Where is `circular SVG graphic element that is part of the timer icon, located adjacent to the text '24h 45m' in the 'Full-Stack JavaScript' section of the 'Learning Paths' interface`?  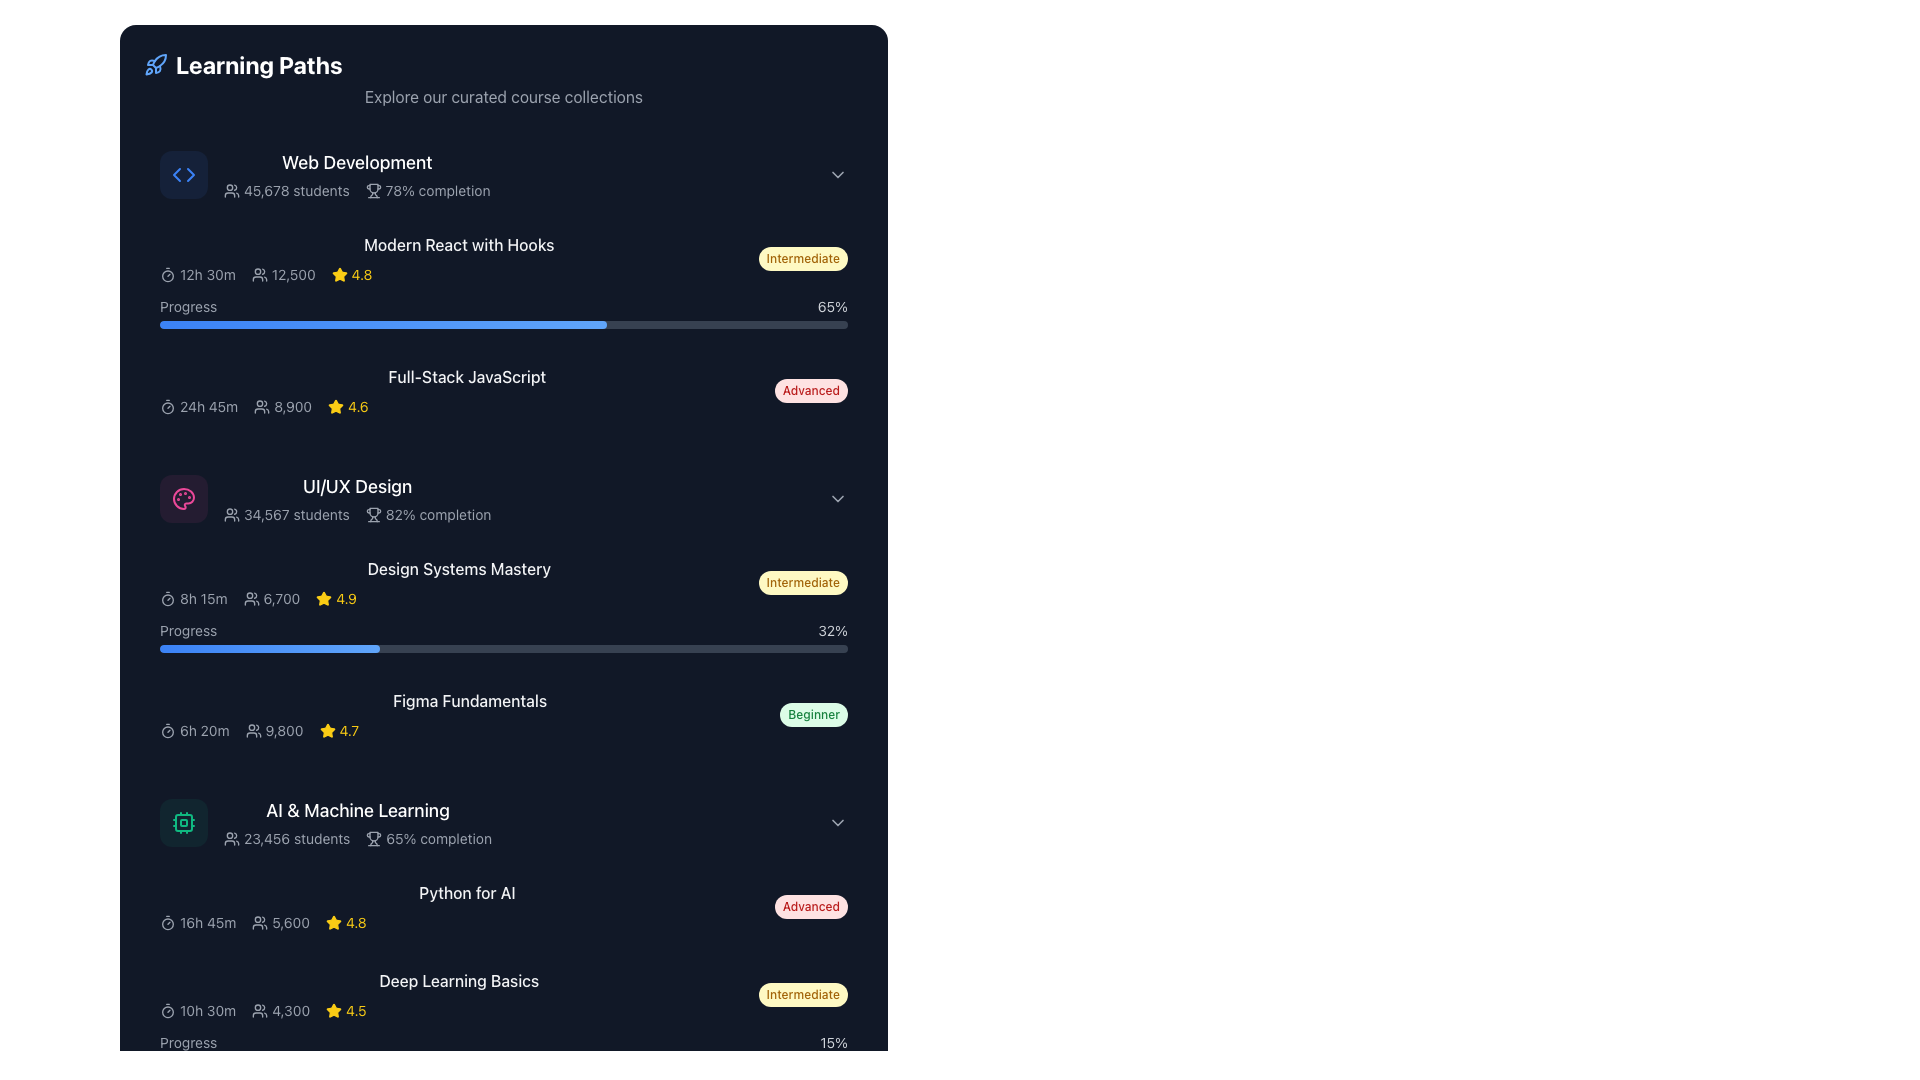 circular SVG graphic element that is part of the timer icon, located adjacent to the text '24h 45m' in the 'Full-Stack JavaScript' section of the 'Learning Paths' interface is located at coordinates (168, 407).